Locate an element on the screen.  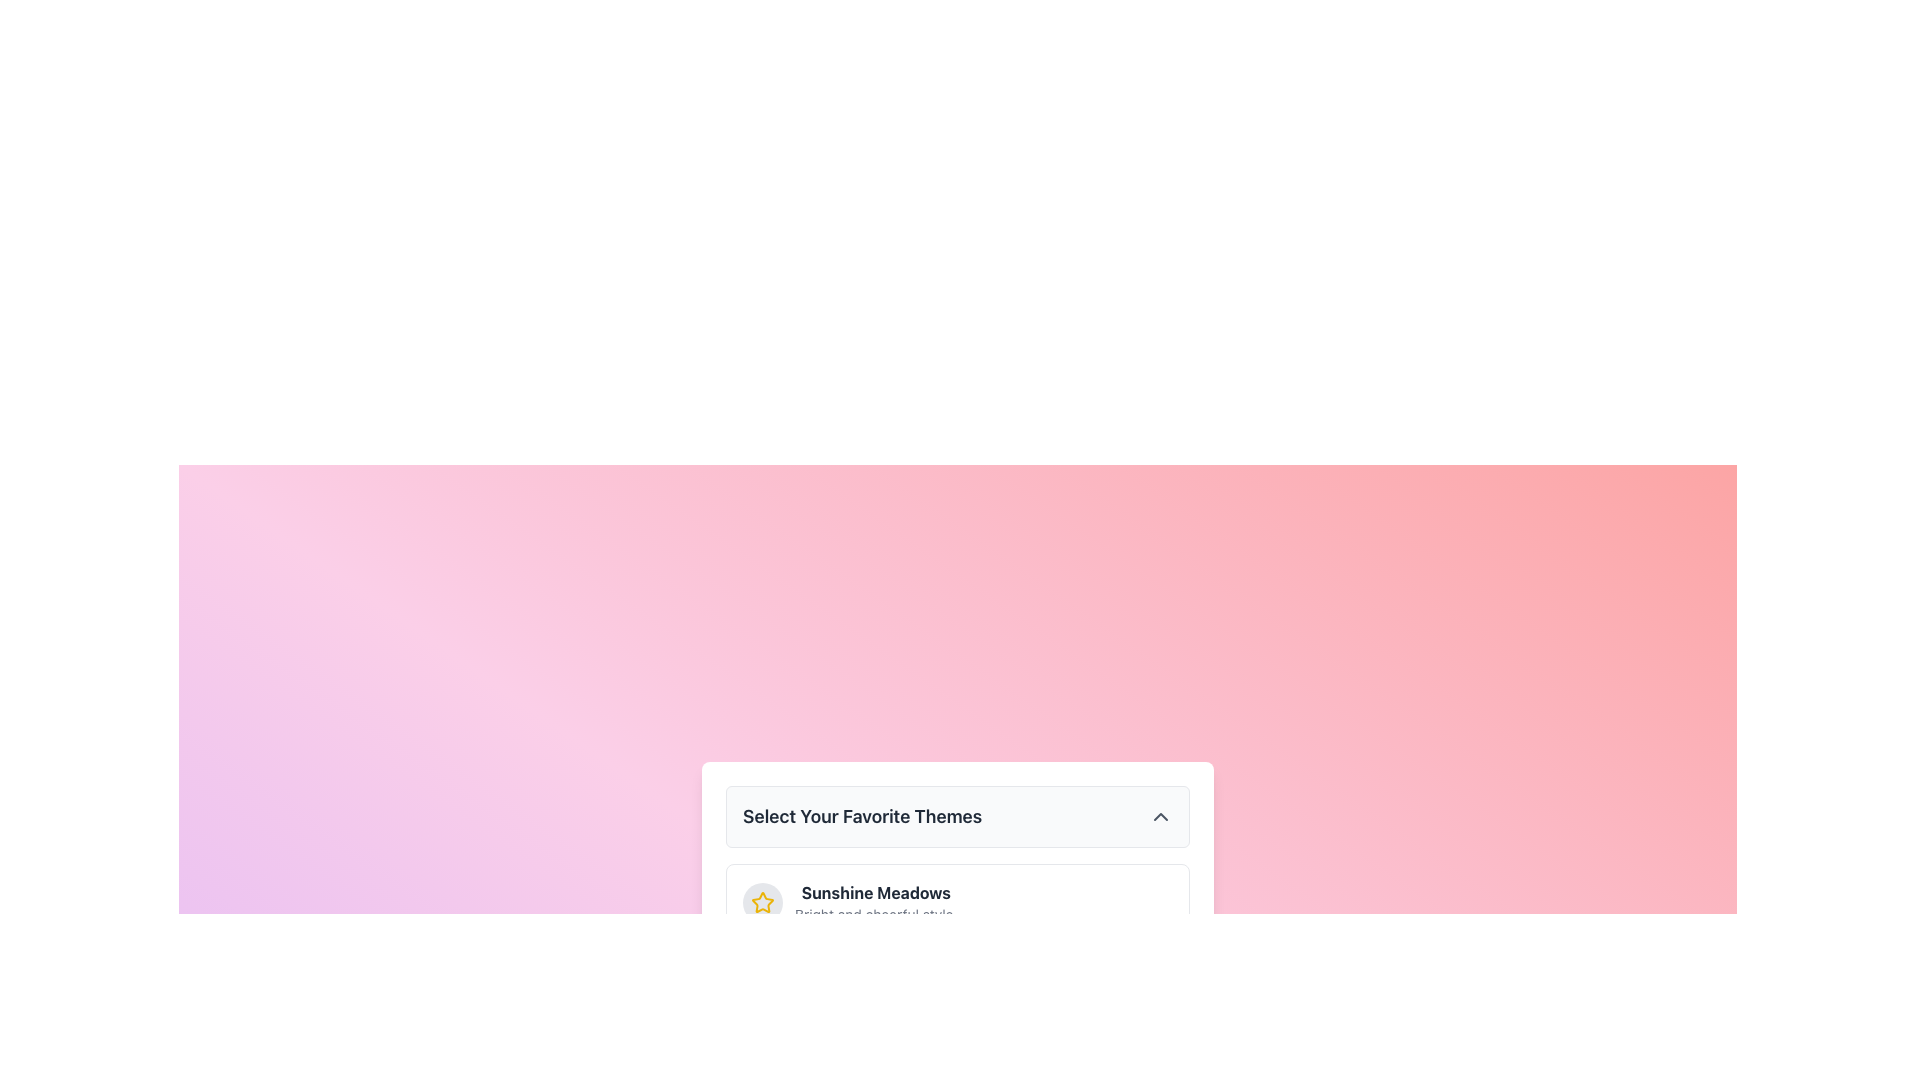
the star icon inside the circular button to favorite or rate 'Sunshine Meadows' is located at coordinates (762, 902).